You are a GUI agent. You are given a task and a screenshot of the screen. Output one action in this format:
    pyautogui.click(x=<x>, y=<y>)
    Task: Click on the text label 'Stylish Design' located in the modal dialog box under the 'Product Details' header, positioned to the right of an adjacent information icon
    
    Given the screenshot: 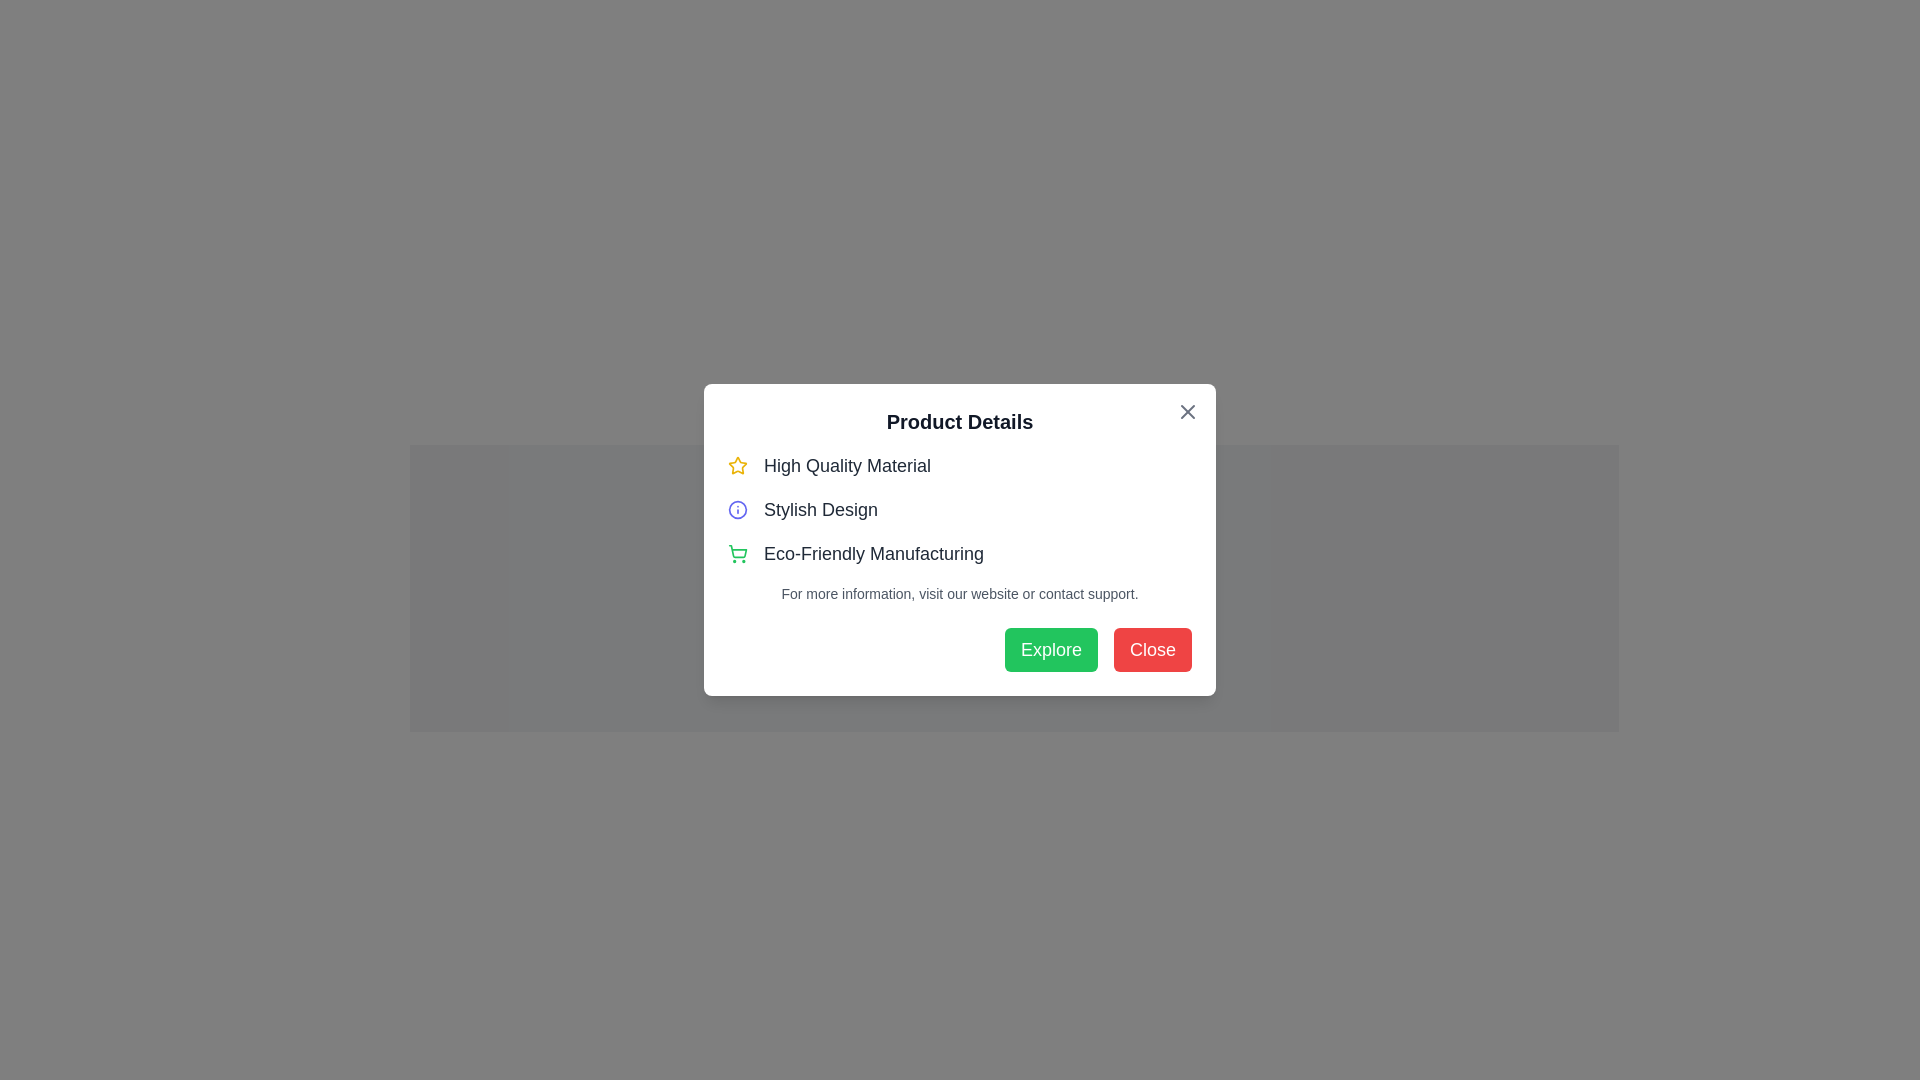 What is the action you would take?
    pyautogui.click(x=820, y=508)
    